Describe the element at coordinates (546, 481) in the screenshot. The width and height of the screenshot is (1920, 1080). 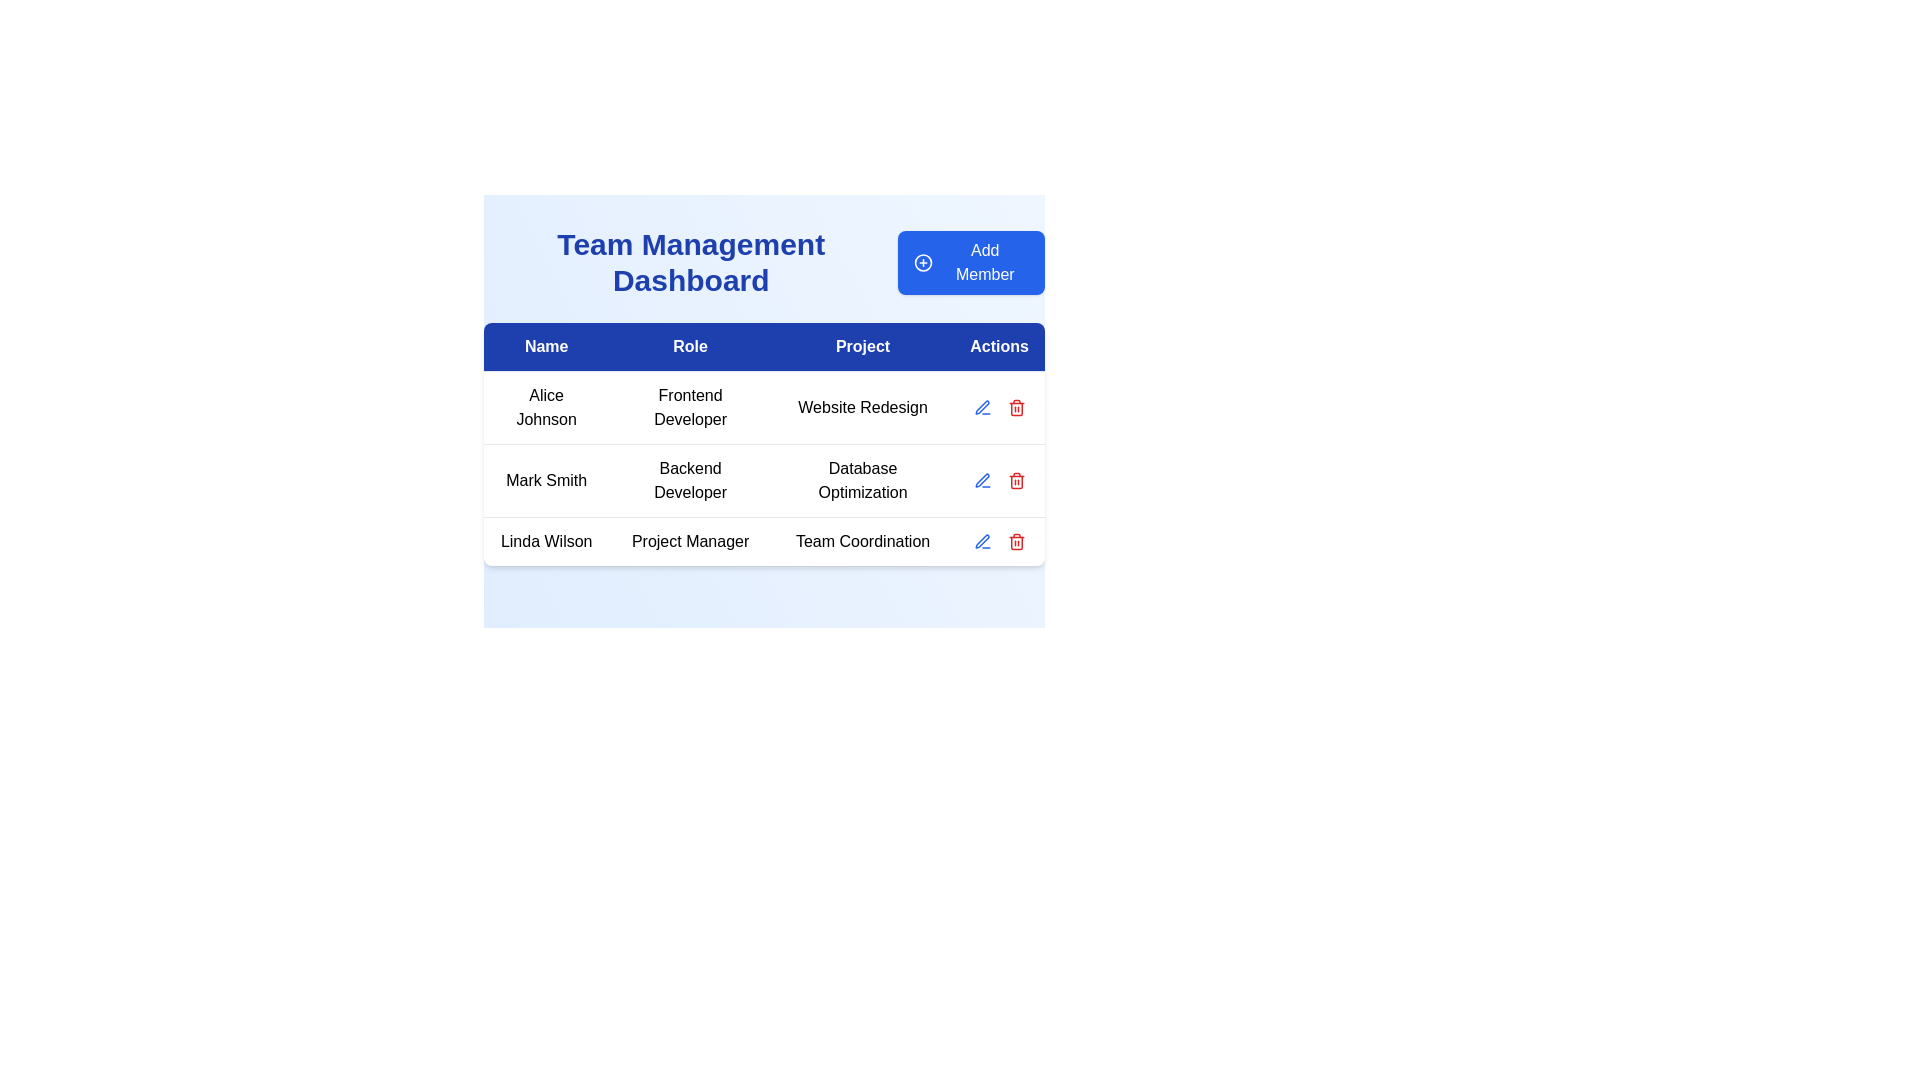
I see `name displayed on the text label representing a team member in the second row of the team management dashboard` at that location.